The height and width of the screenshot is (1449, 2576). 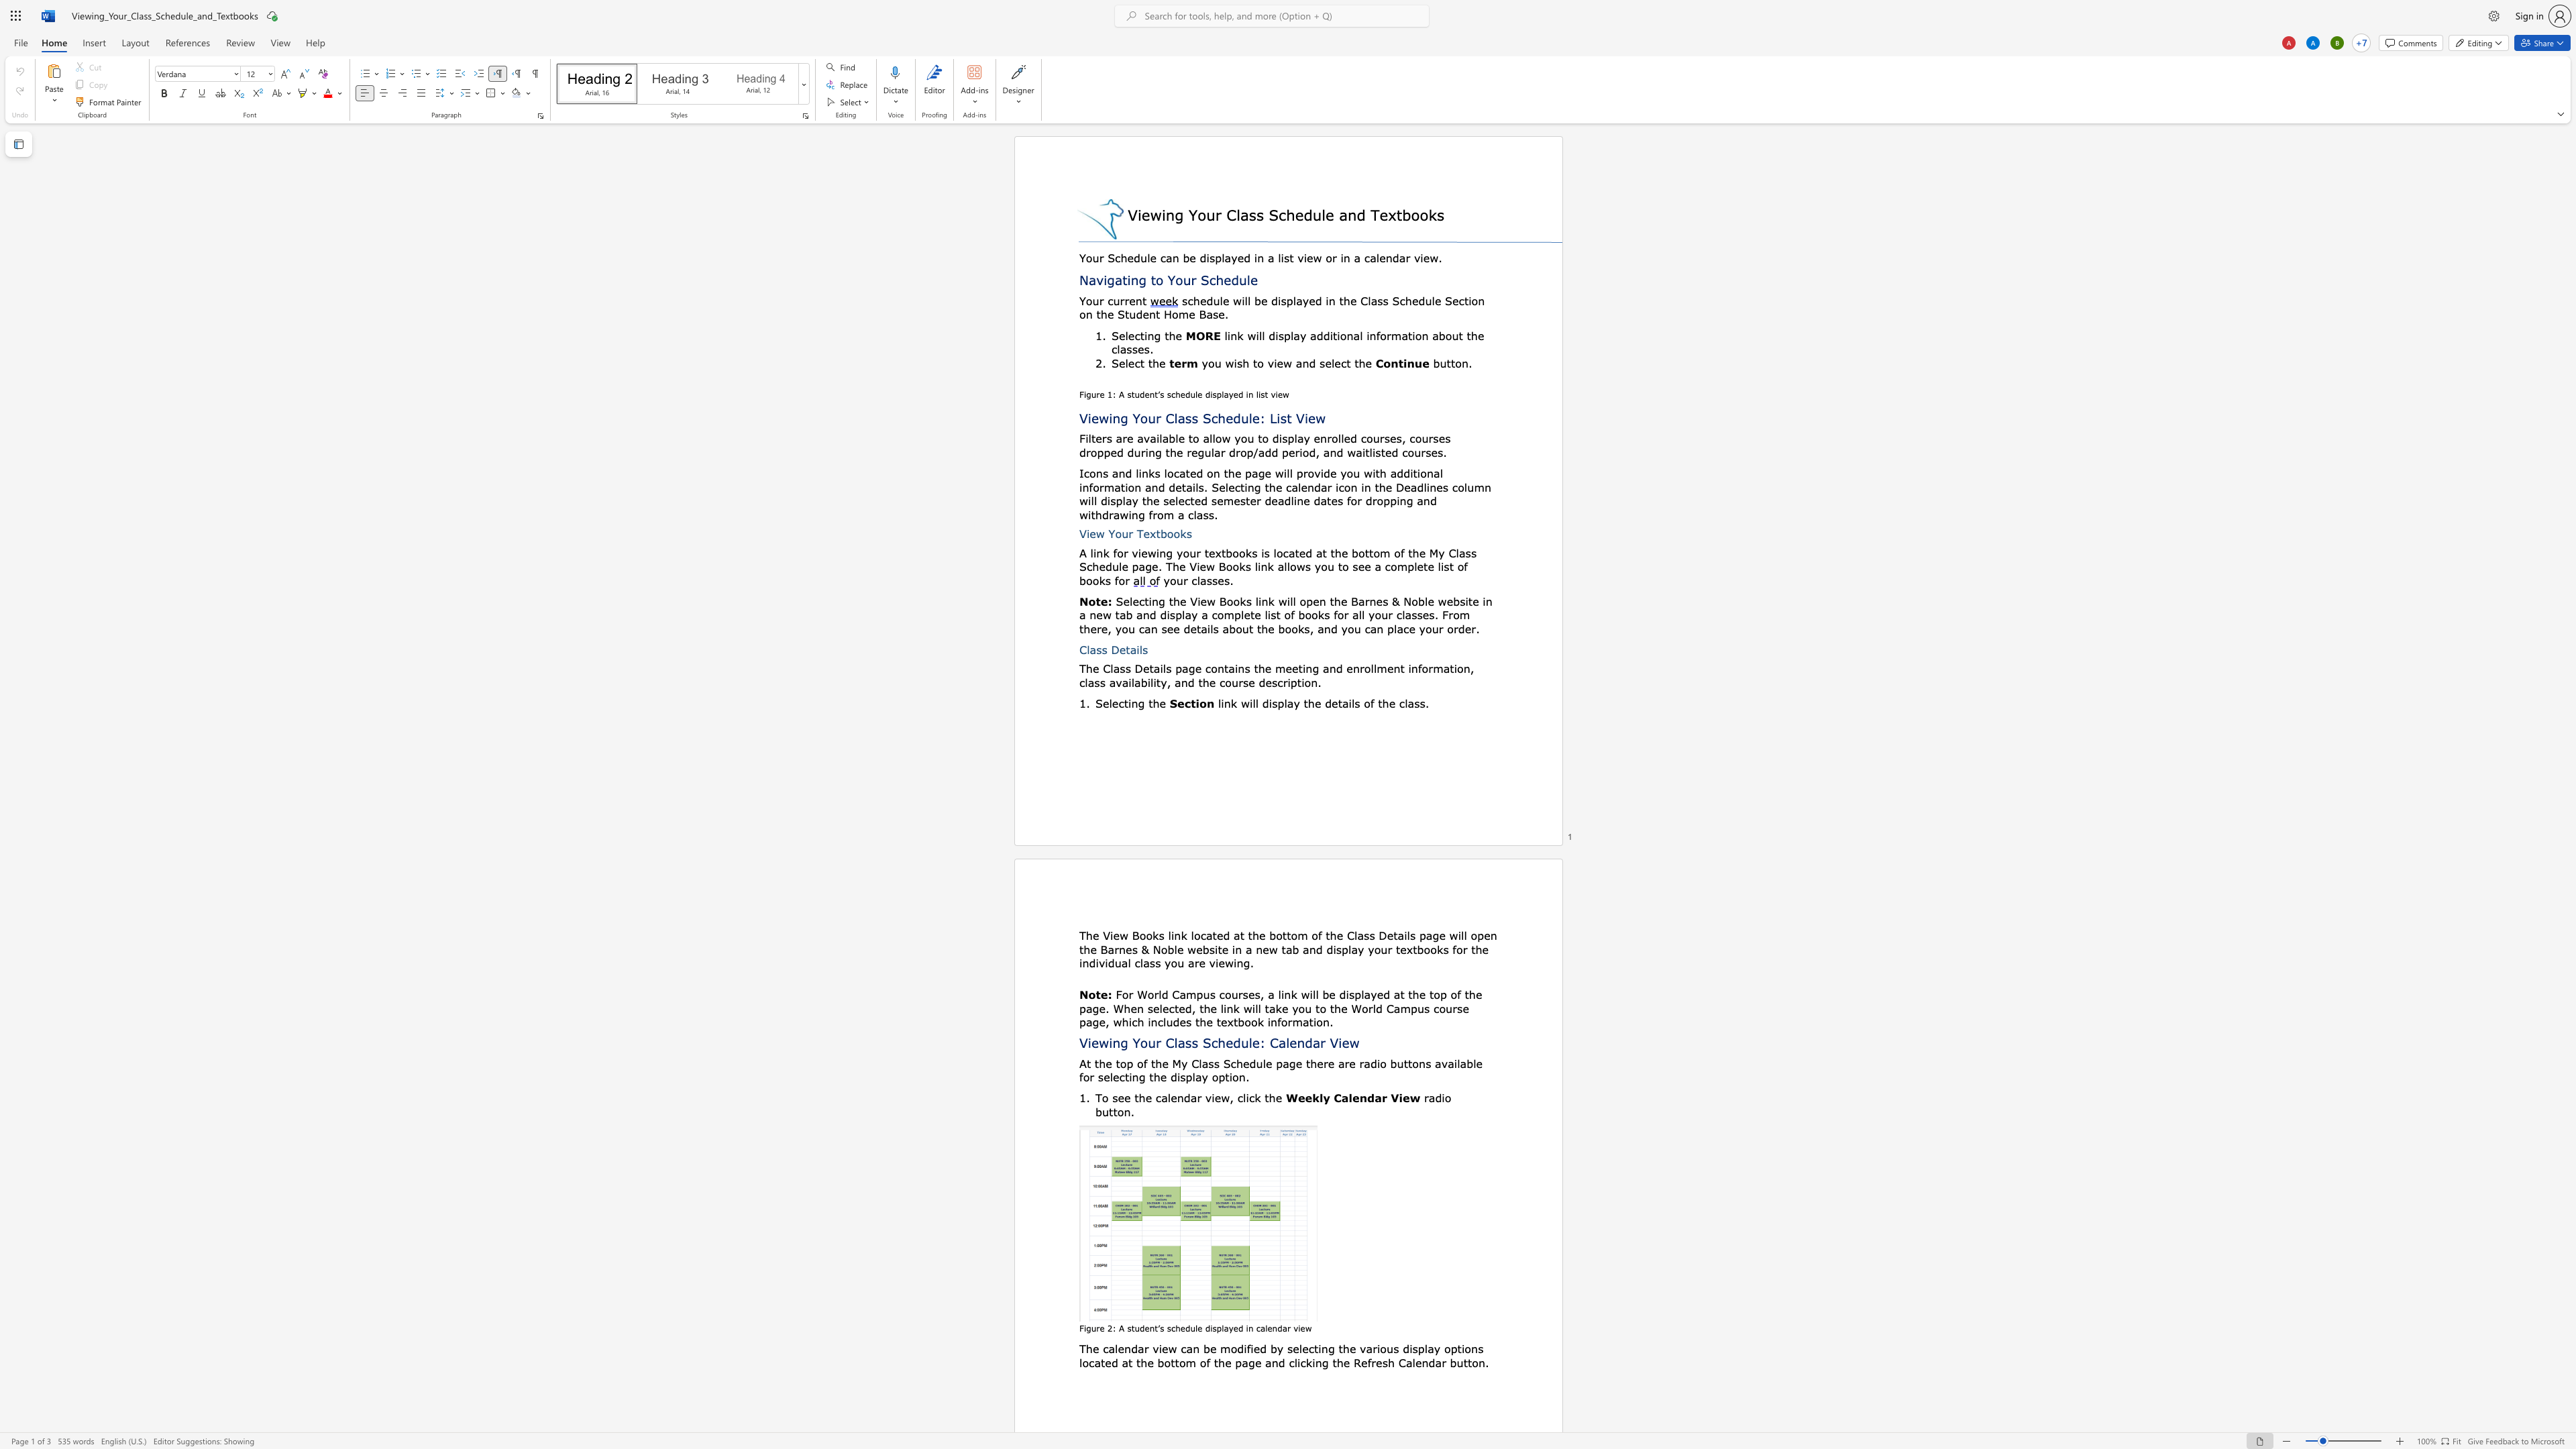 What do you see at coordinates (1214, 1062) in the screenshot?
I see `the space between the continuous character "s" and "s" in the text` at bounding box center [1214, 1062].